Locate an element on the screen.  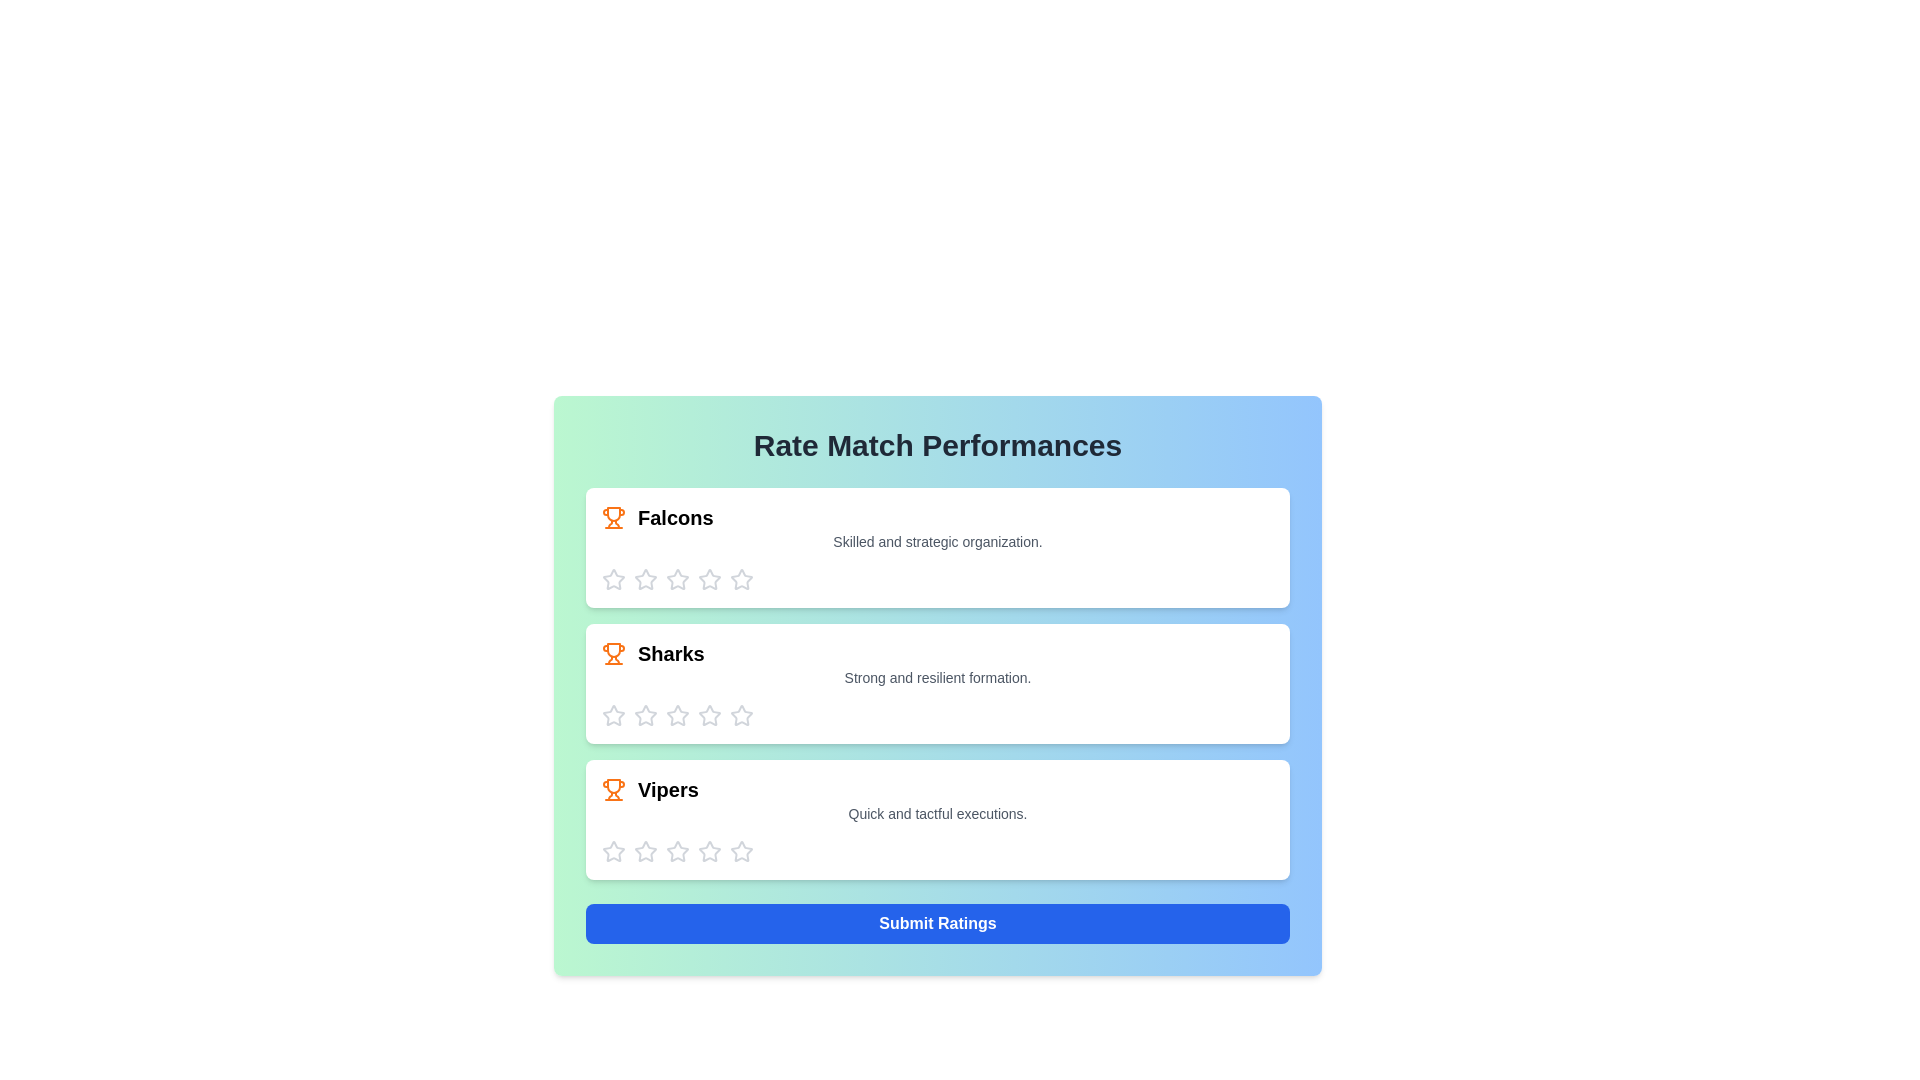
the Sharks team's 2 star to set the rating is located at coordinates (646, 715).